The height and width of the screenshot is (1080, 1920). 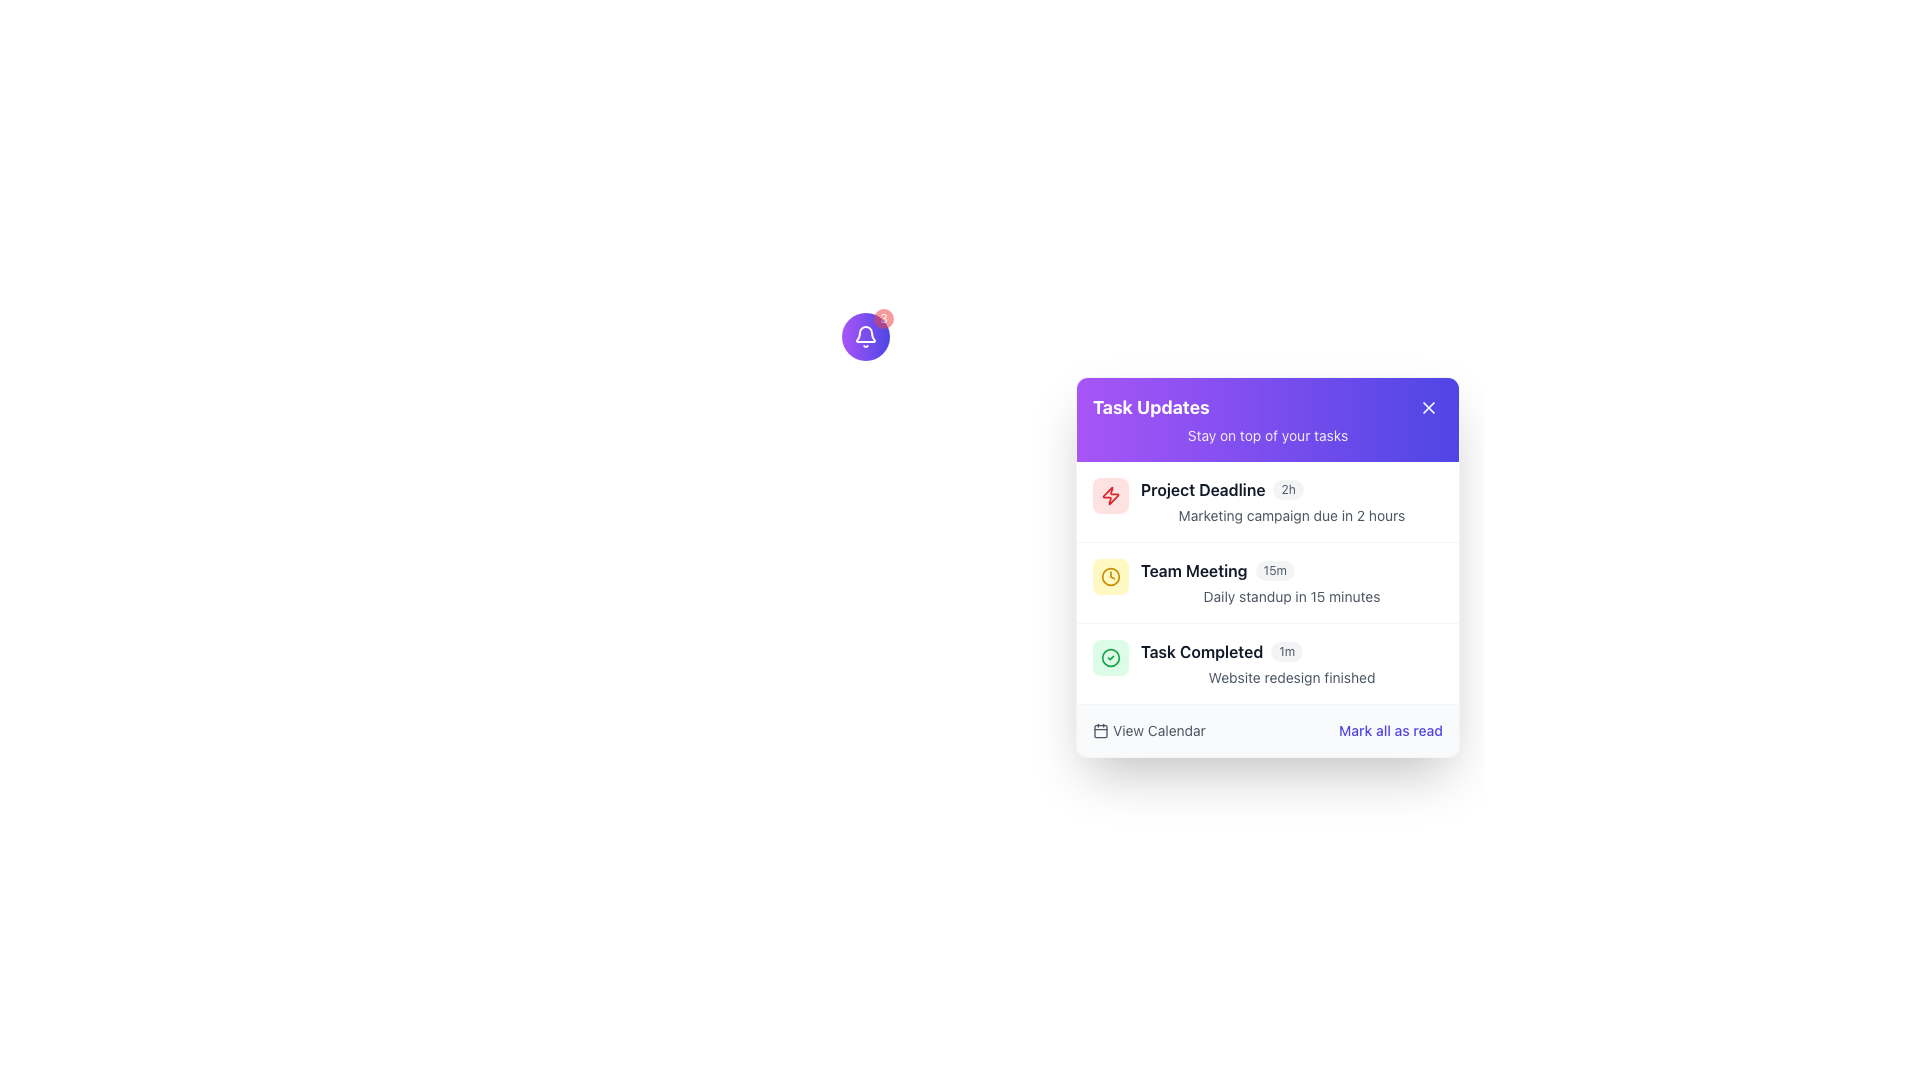 What do you see at coordinates (865, 335) in the screenshot?
I see `the circular notification button with a gradient background and a bell icon` at bounding box center [865, 335].